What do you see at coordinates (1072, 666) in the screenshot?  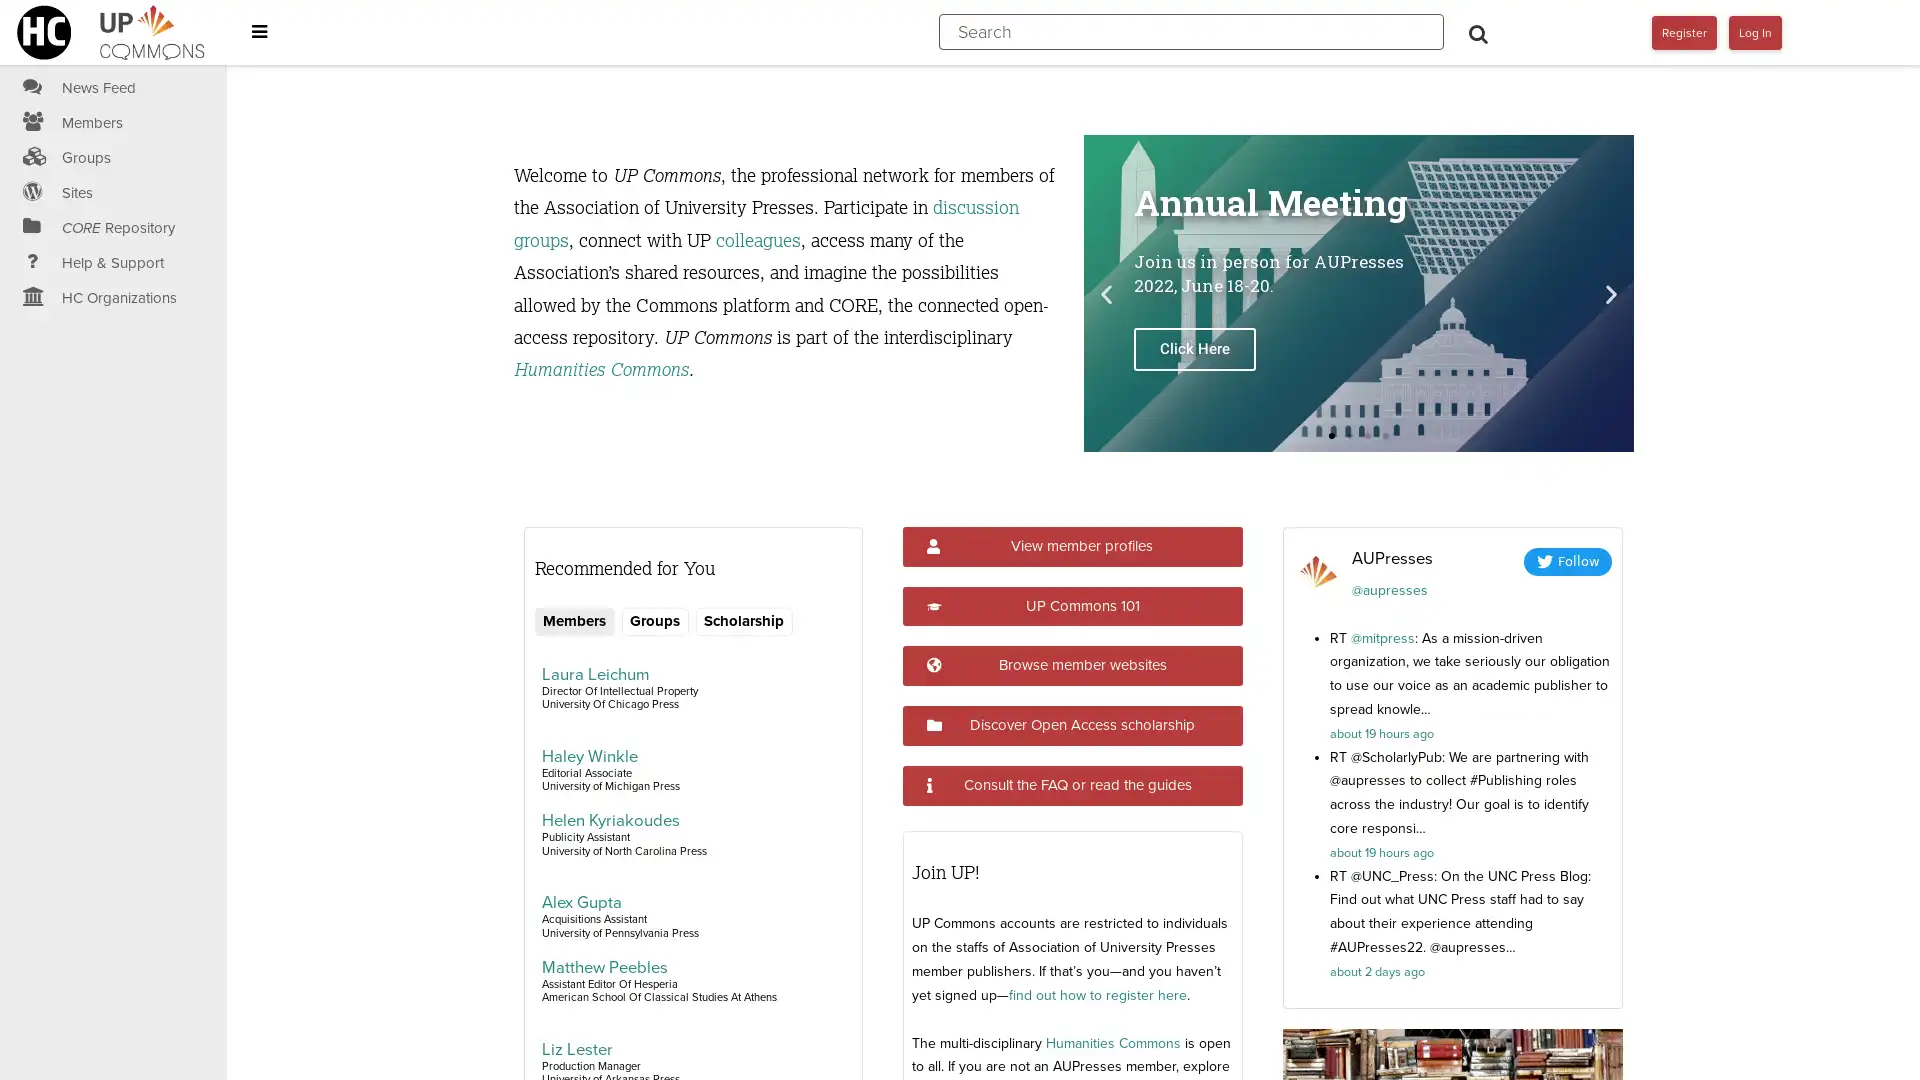 I see `Browse member websites` at bounding box center [1072, 666].